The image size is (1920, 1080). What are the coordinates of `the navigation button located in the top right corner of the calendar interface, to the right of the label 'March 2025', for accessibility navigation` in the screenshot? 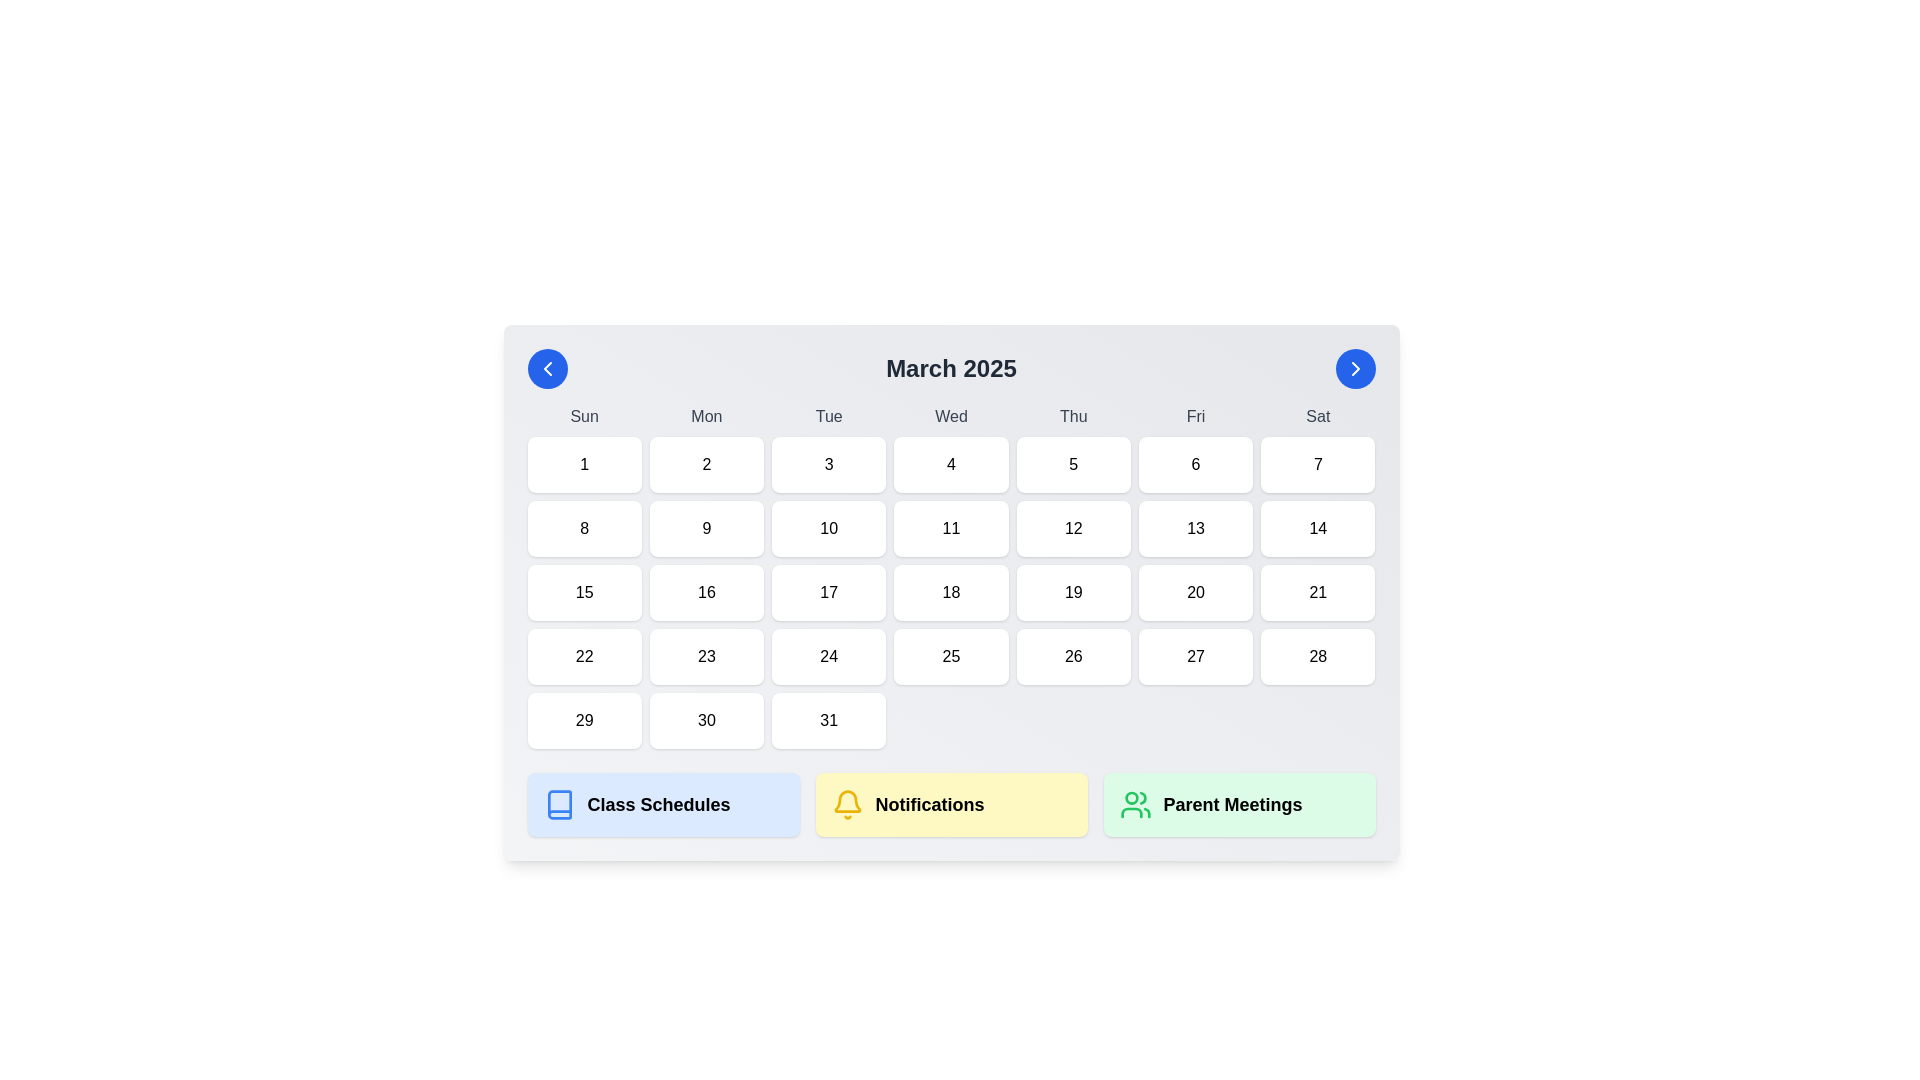 It's located at (1355, 369).